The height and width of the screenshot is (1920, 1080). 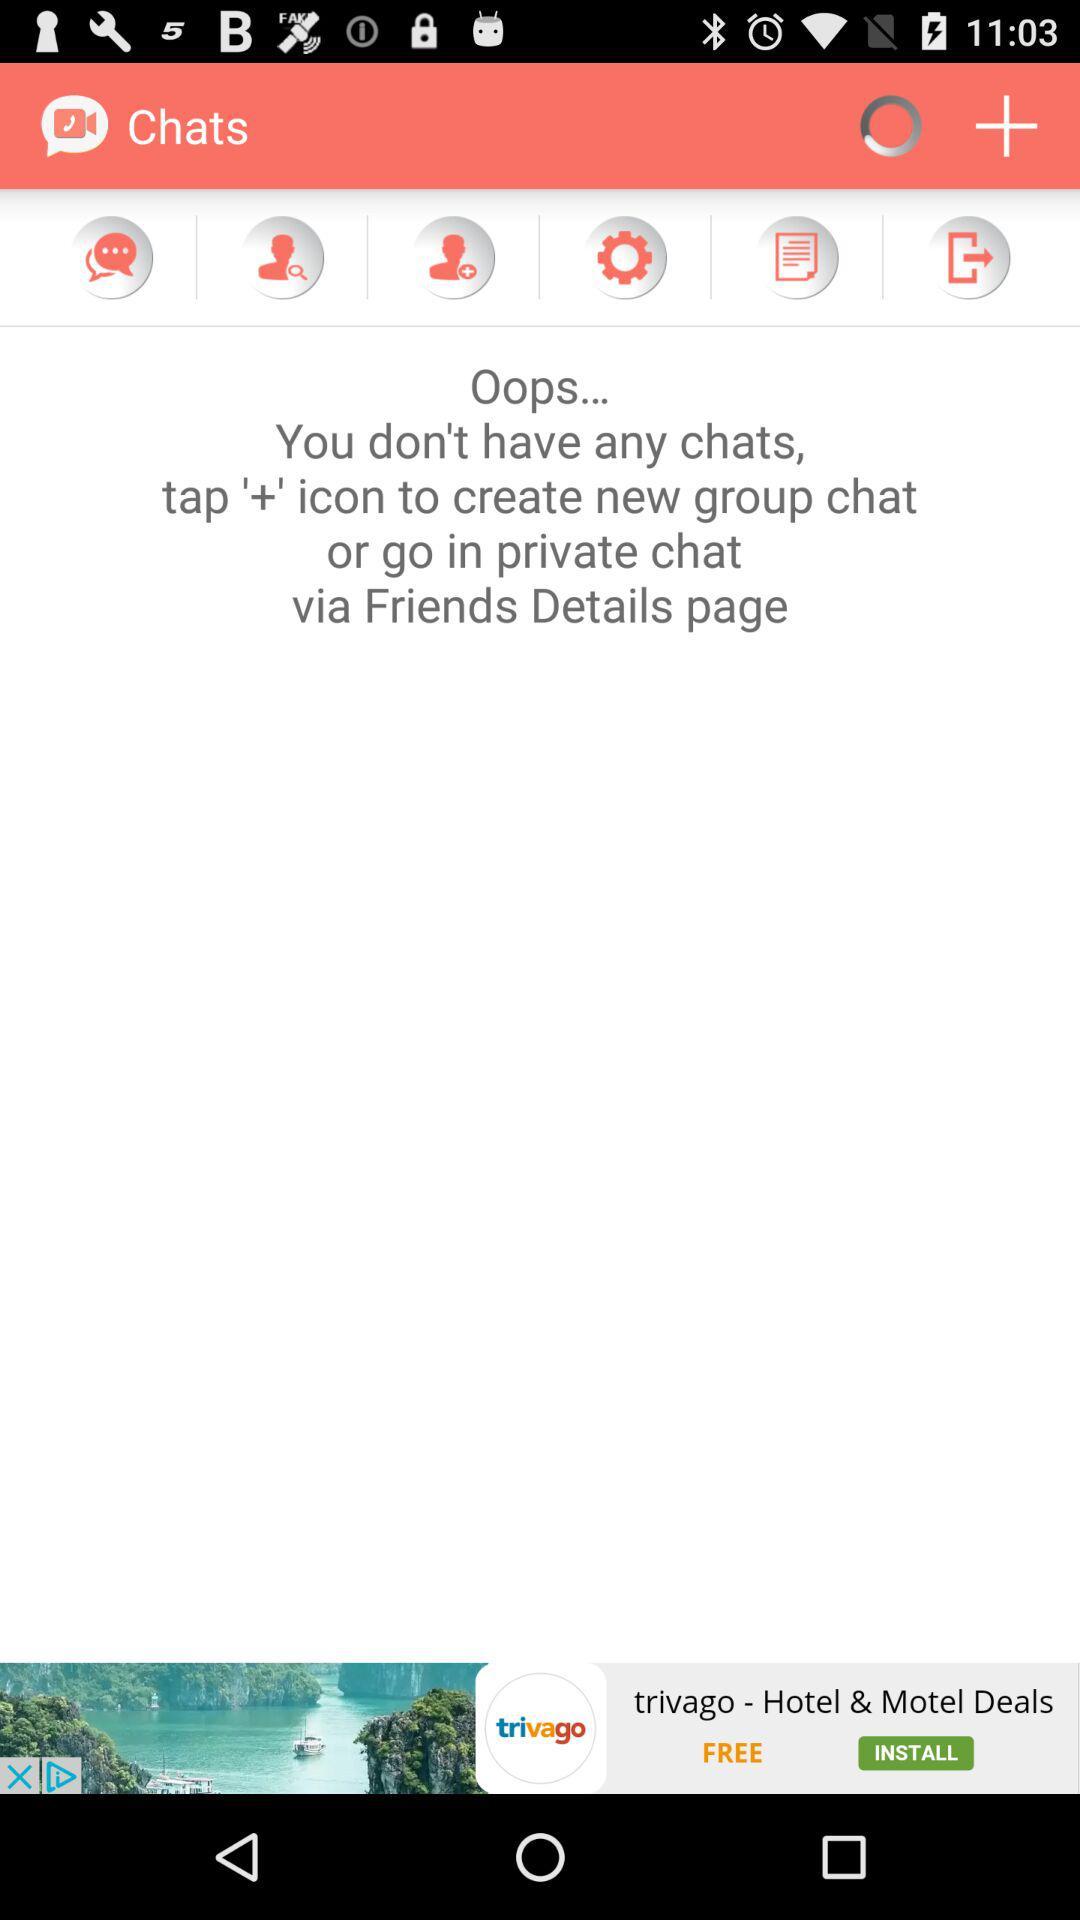 What do you see at coordinates (623, 256) in the screenshot?
I see `favorite` at bounding box center [623, 256].